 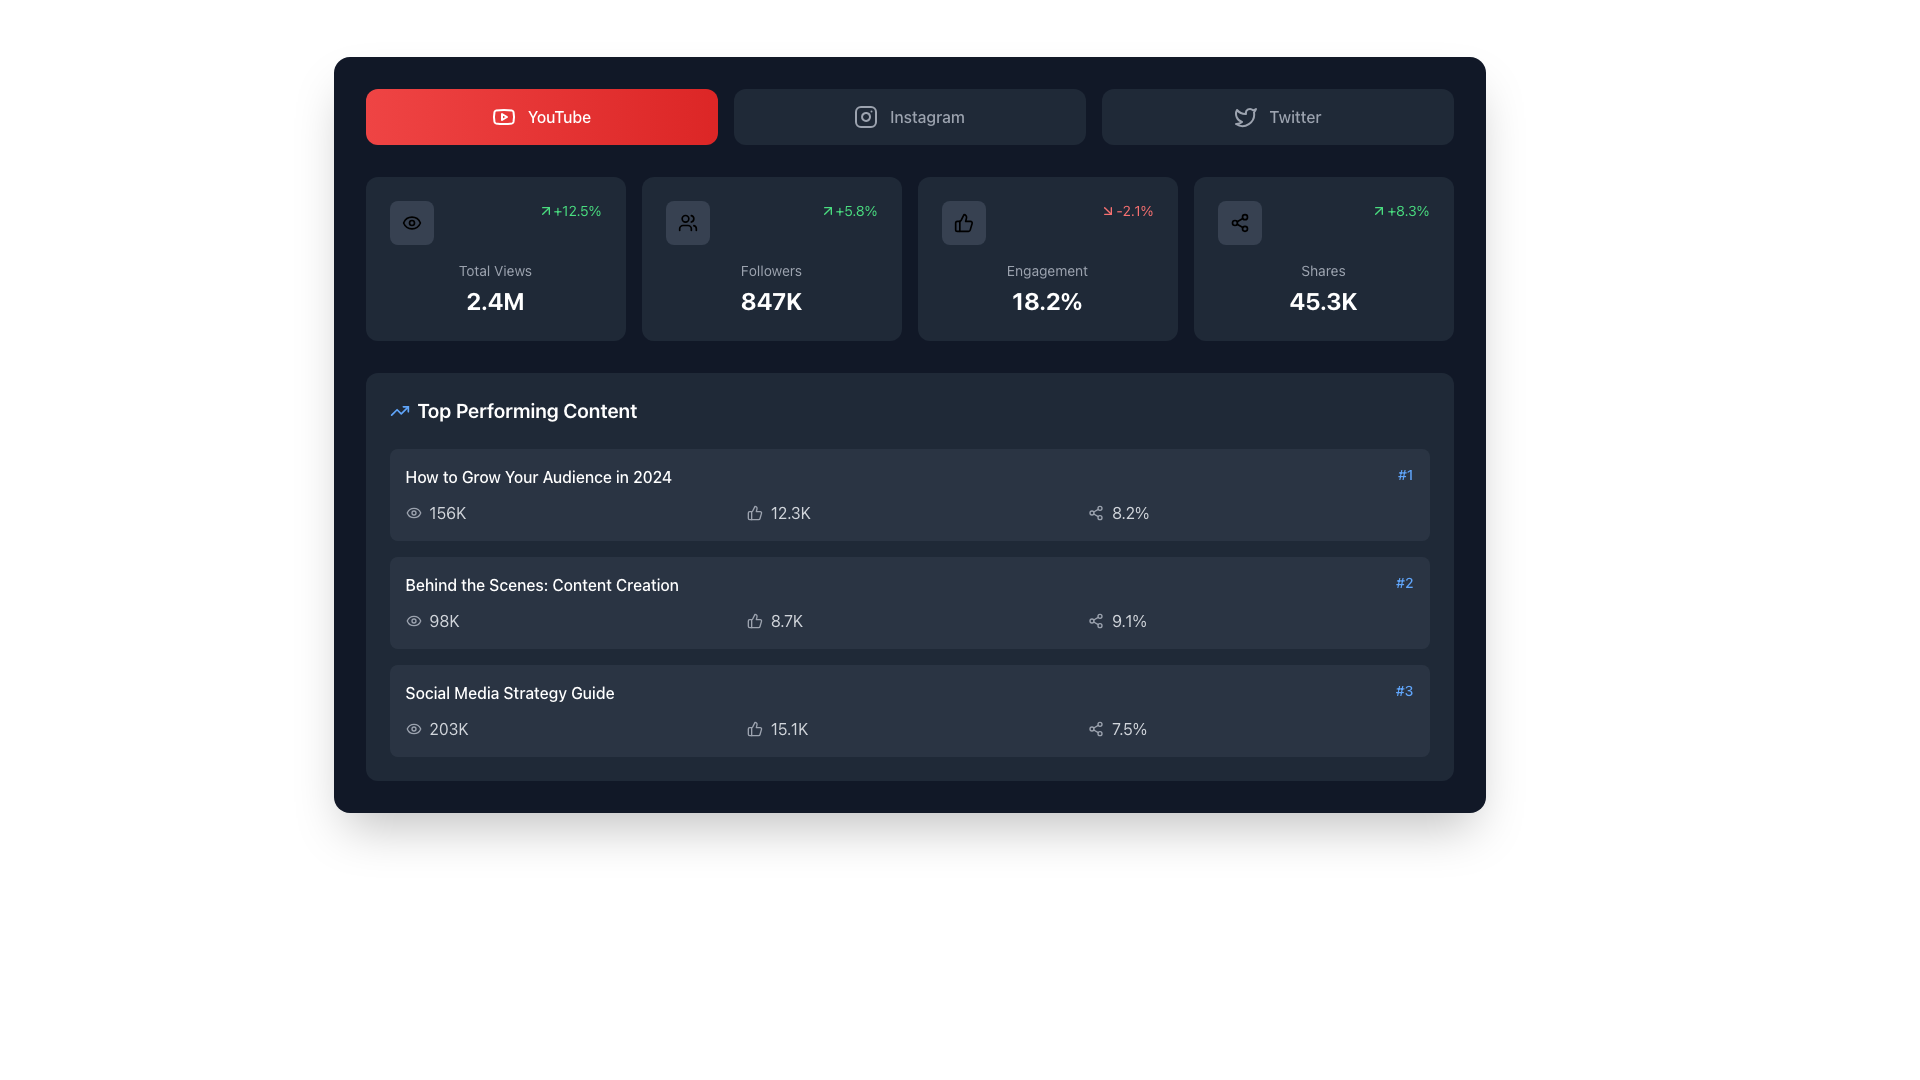 What do you see at coordinates (1404, 474) in the screenshot?
I see `or read the blue text label located at the top right of the list item titled 'How to Grow Your Audience in 2024'` at bounding box center [1404, 474].